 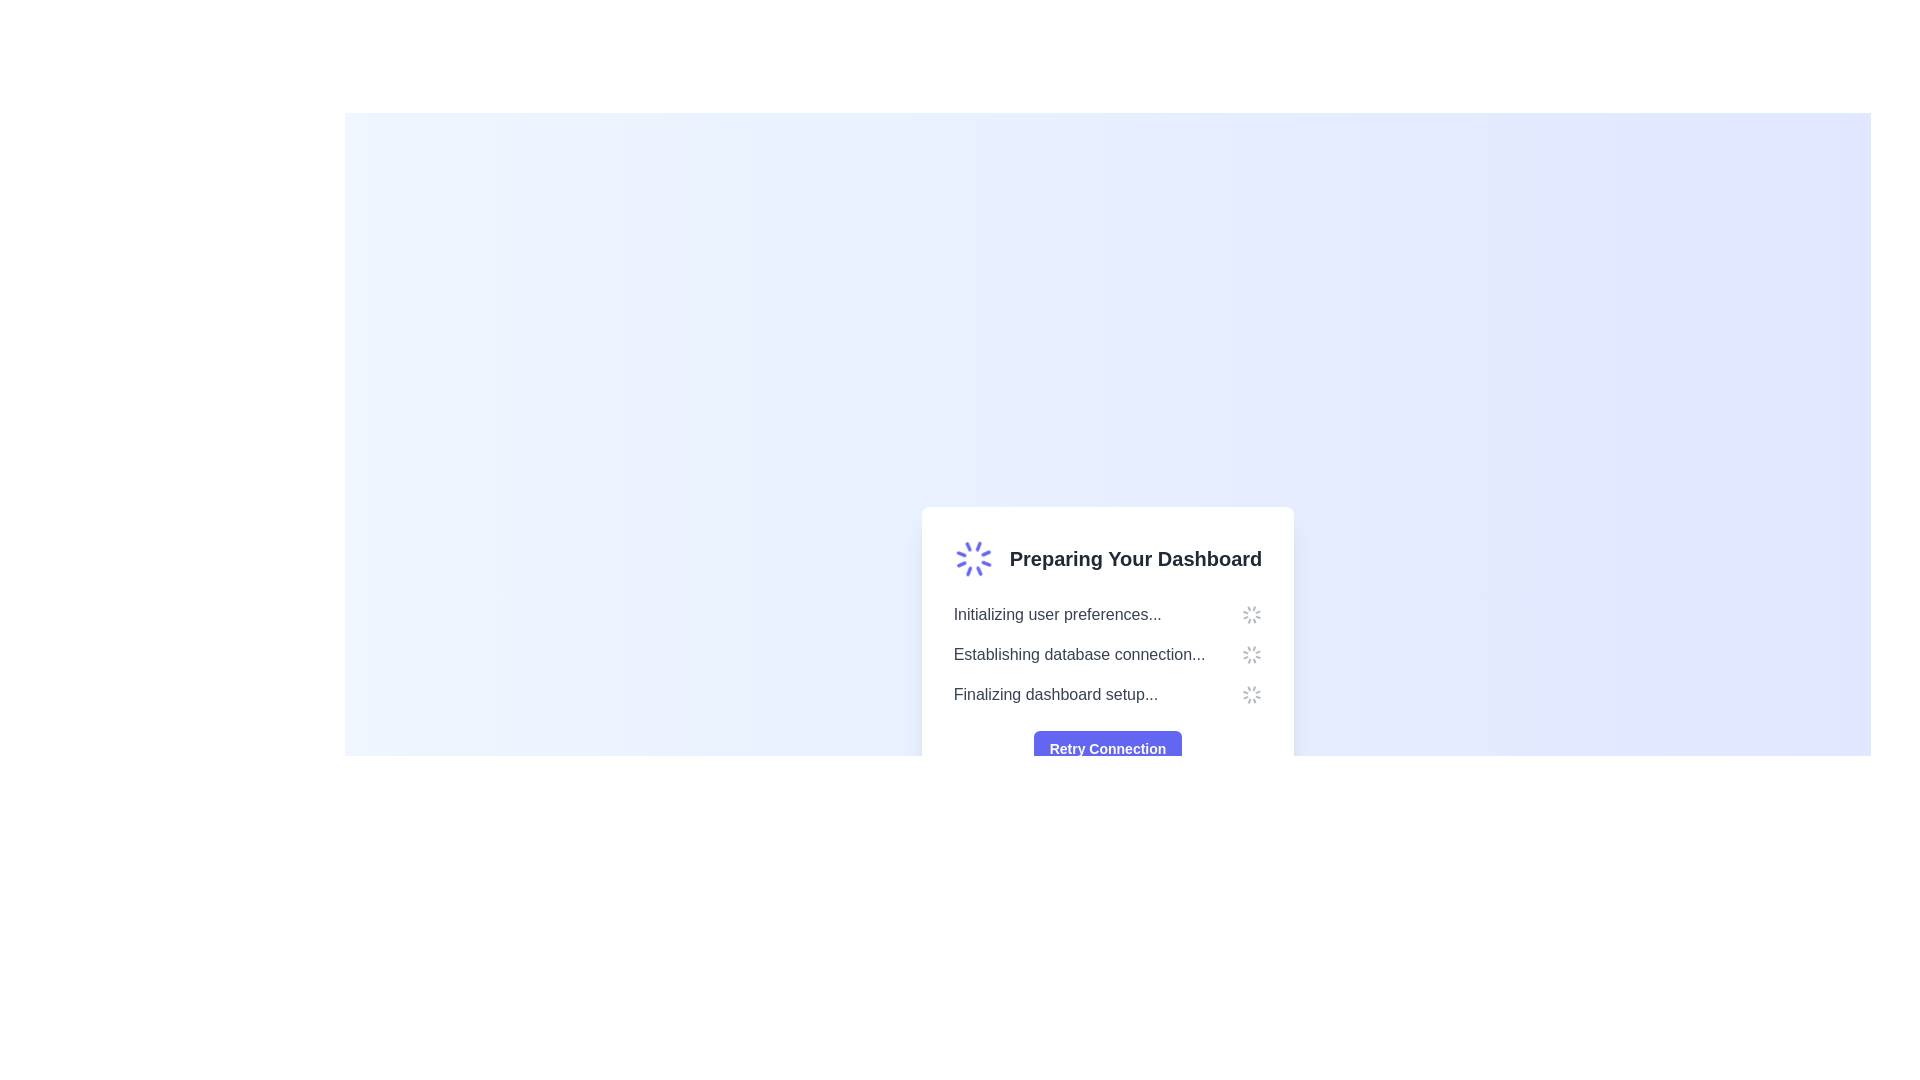 I want to click on the circular, spinning loader animation located to the left of the text 'Preparing Your Dashboard', so click(x=973, y=559).